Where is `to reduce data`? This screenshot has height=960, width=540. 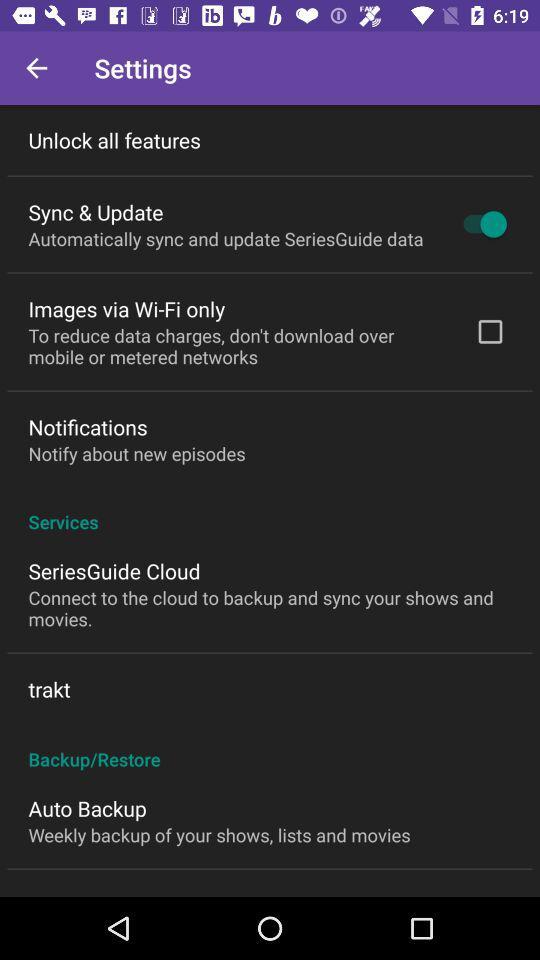 to reduce data is located at coordinates (238, 346).